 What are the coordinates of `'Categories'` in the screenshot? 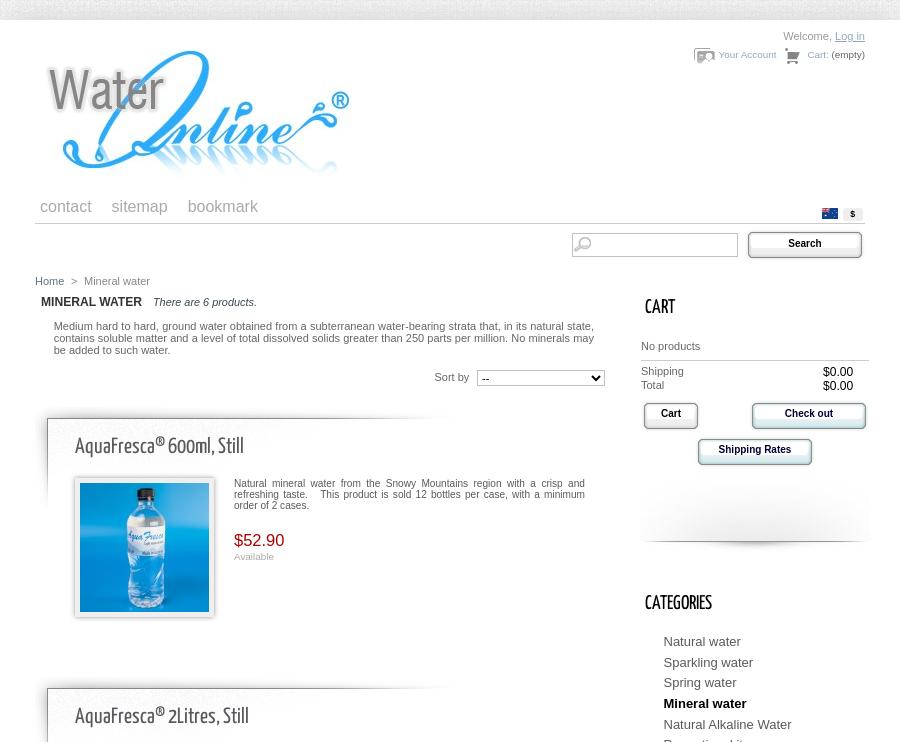 It's located at (677, 602).